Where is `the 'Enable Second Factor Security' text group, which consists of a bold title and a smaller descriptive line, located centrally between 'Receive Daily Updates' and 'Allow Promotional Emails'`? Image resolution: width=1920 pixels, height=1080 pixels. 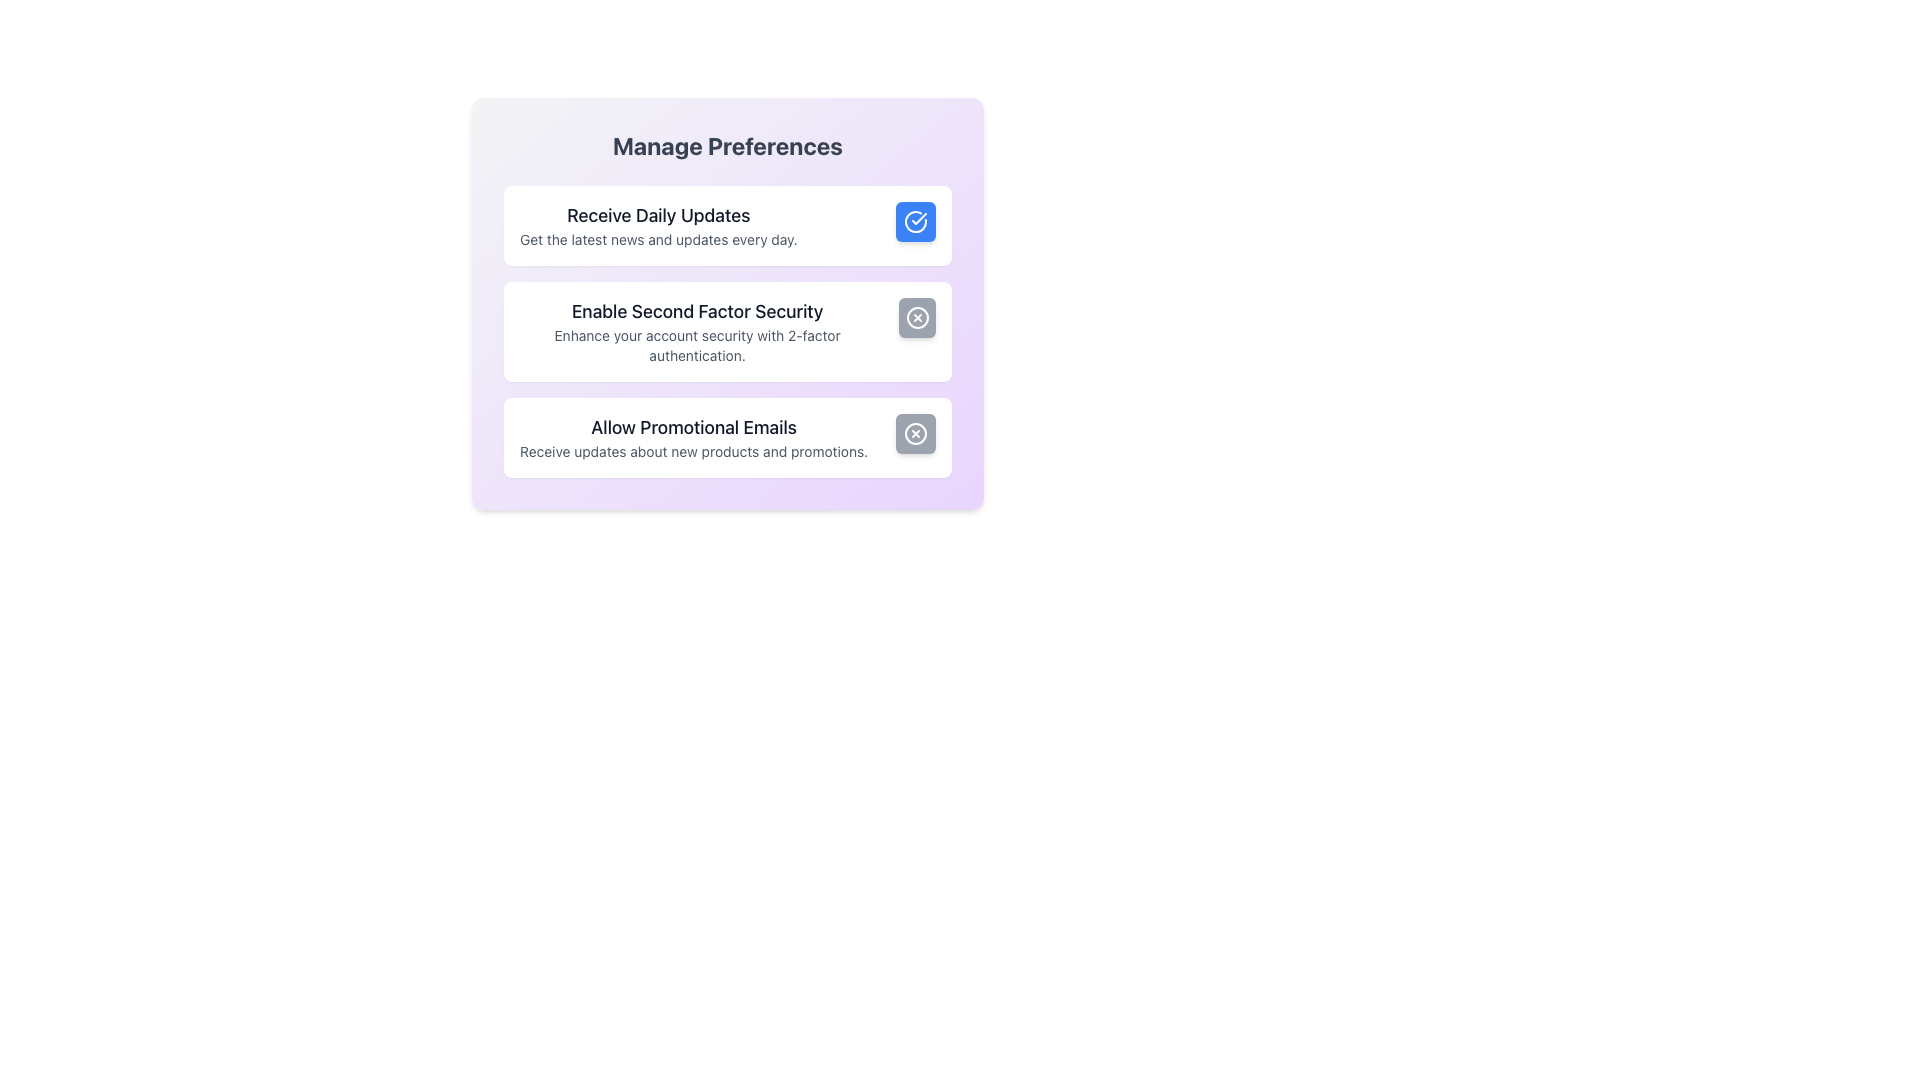
the 'Enable Second Factor Security' text group, which consists of a bold title and a smaller descriptive line, located centrally between 'Receive Daily Updates' and 'Allow Promotional Emails' is located at coordinates (697, 330).